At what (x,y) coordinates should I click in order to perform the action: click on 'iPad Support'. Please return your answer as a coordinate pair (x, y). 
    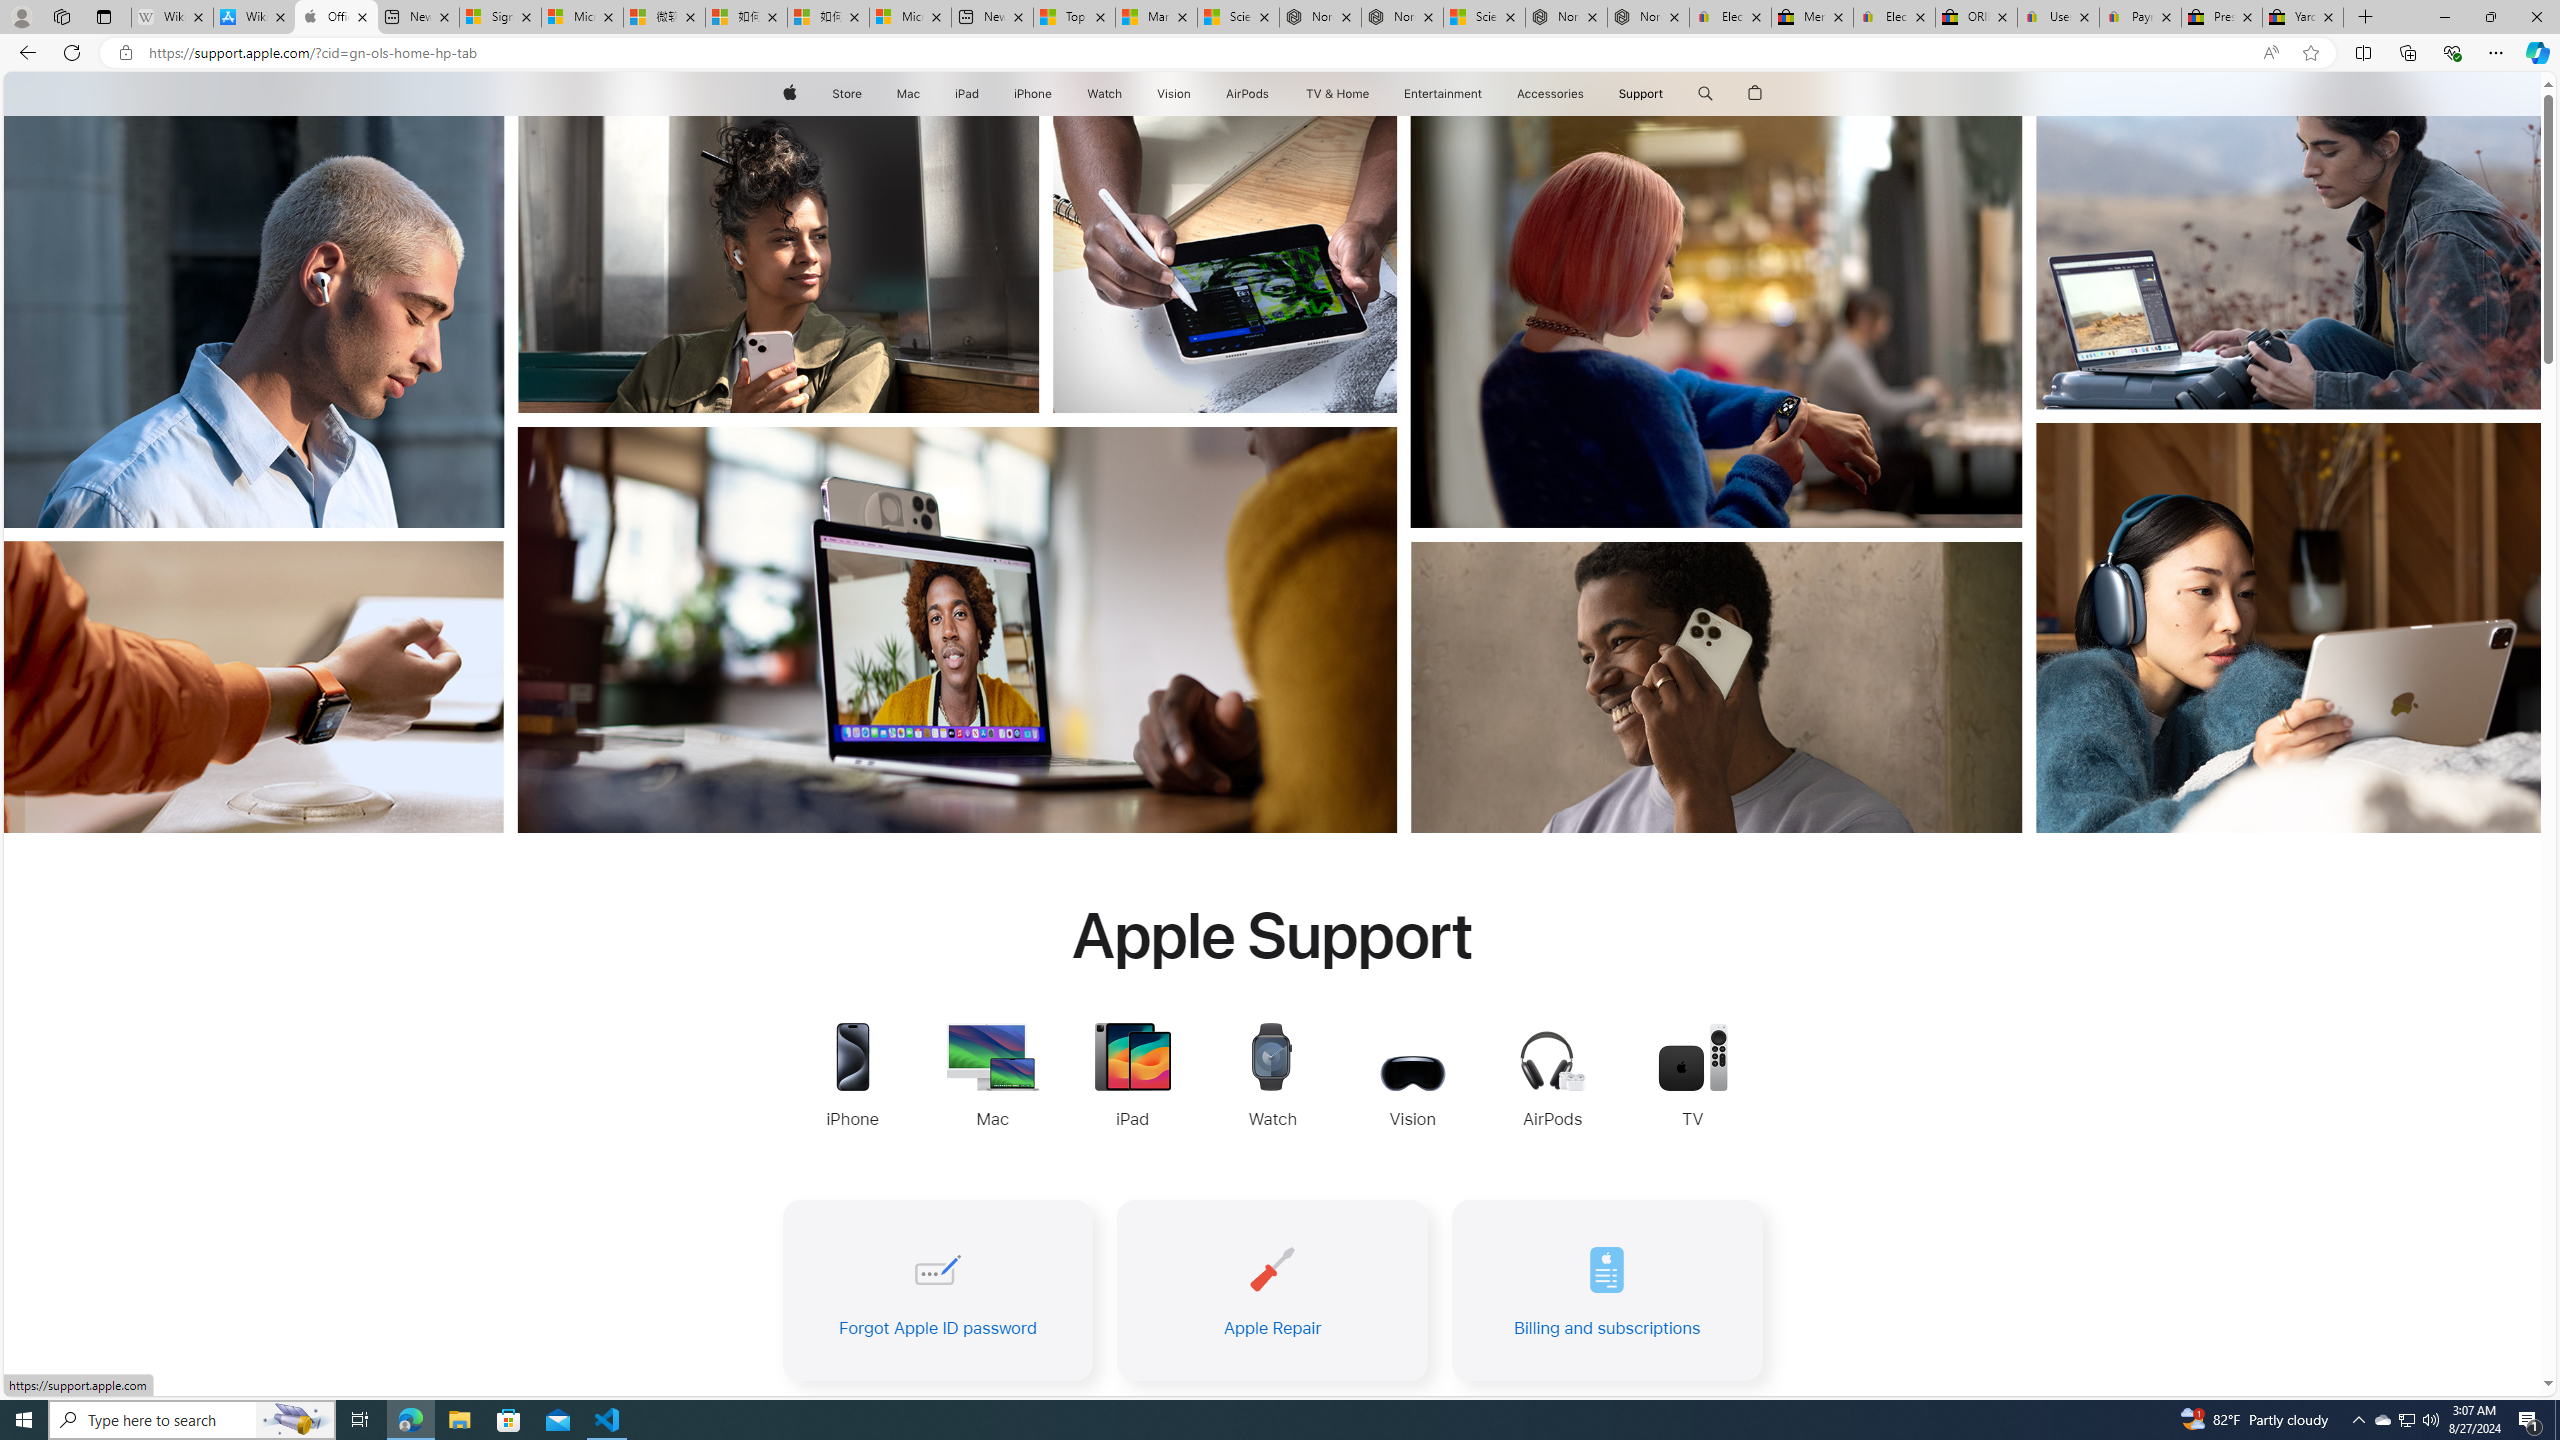
    Looking at the image, I should click on (1132, 1076).